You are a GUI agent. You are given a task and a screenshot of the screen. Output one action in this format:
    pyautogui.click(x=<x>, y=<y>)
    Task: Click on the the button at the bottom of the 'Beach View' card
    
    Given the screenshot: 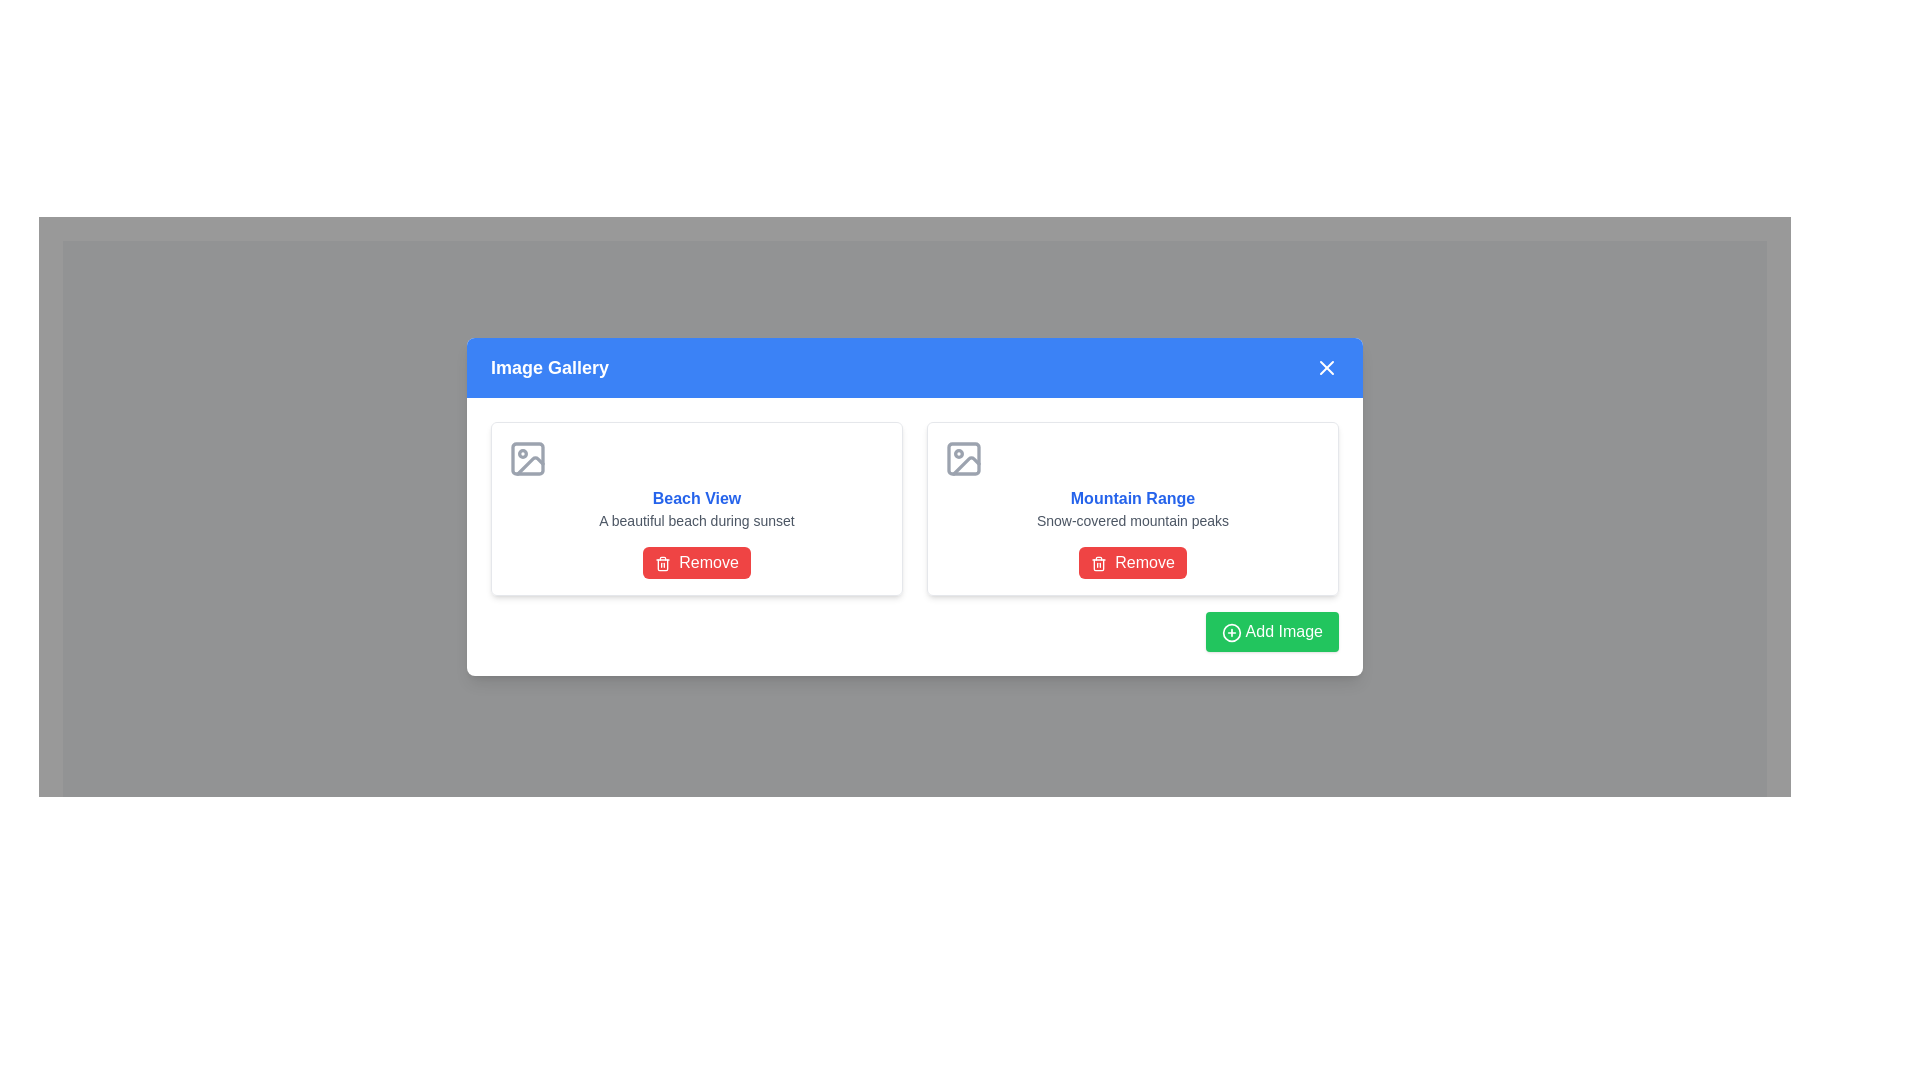 What is the action you would take?
    pyautogui.click(x=696, y=563)
    